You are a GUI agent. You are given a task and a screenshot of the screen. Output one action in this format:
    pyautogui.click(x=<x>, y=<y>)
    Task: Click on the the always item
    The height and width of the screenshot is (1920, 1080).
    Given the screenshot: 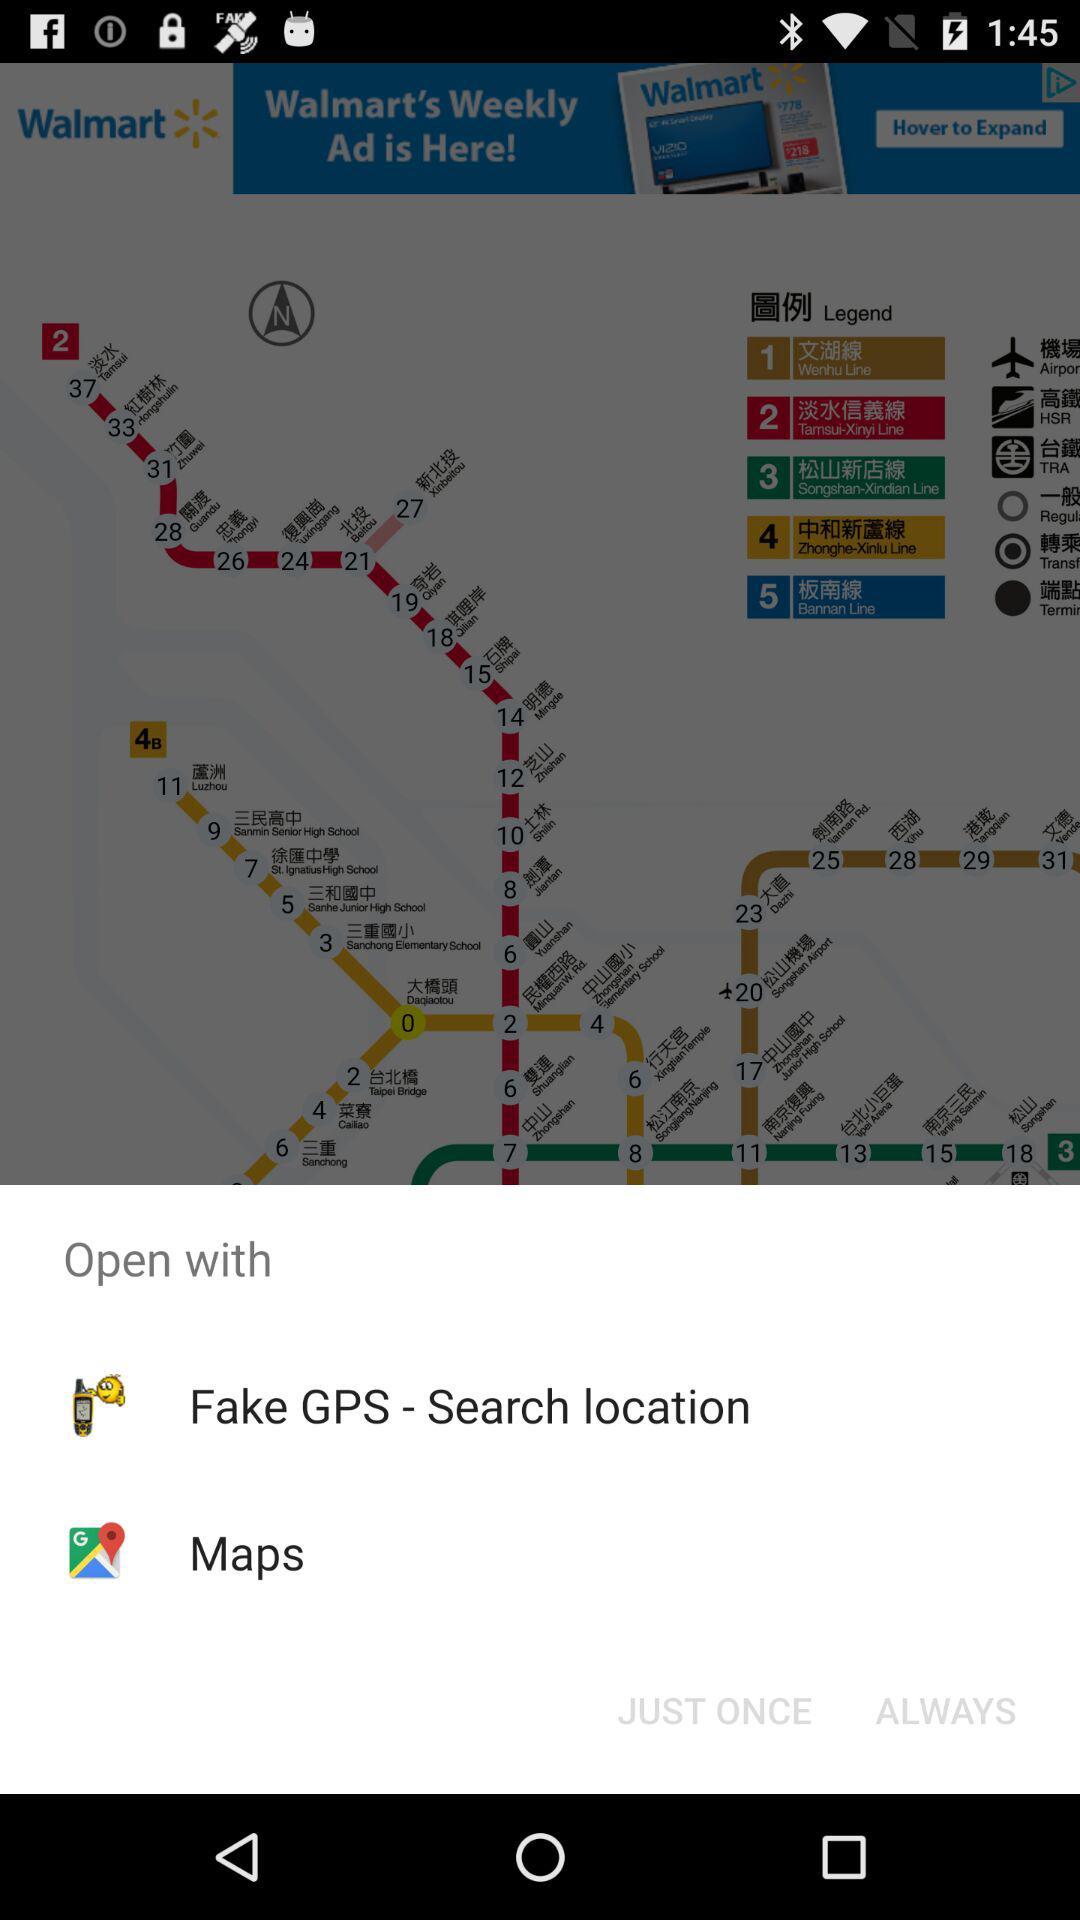 What is the action you would take?
    pyautogui.click(x=945, y=1708)
    